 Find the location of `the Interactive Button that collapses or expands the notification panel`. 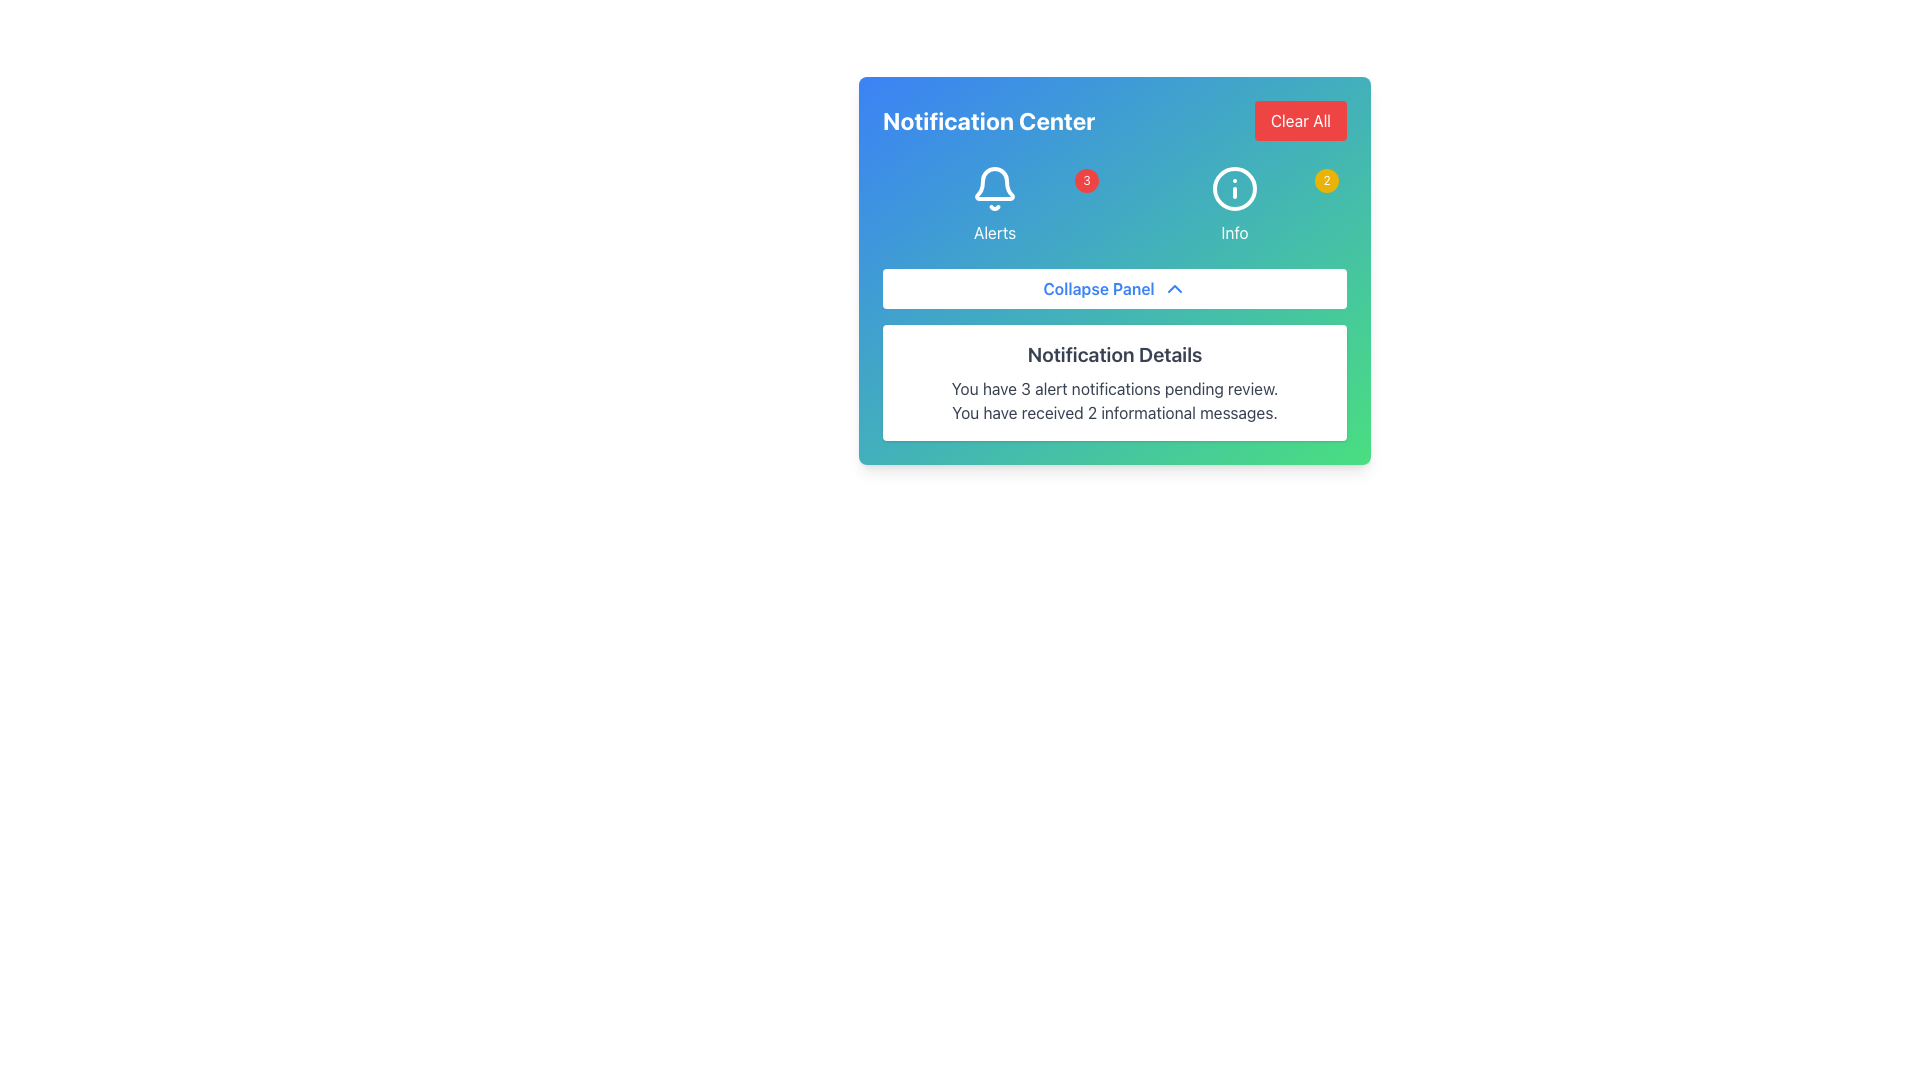

the Interactive Button that collapses or expands the notification panel is located at coordinates (1113, 270).